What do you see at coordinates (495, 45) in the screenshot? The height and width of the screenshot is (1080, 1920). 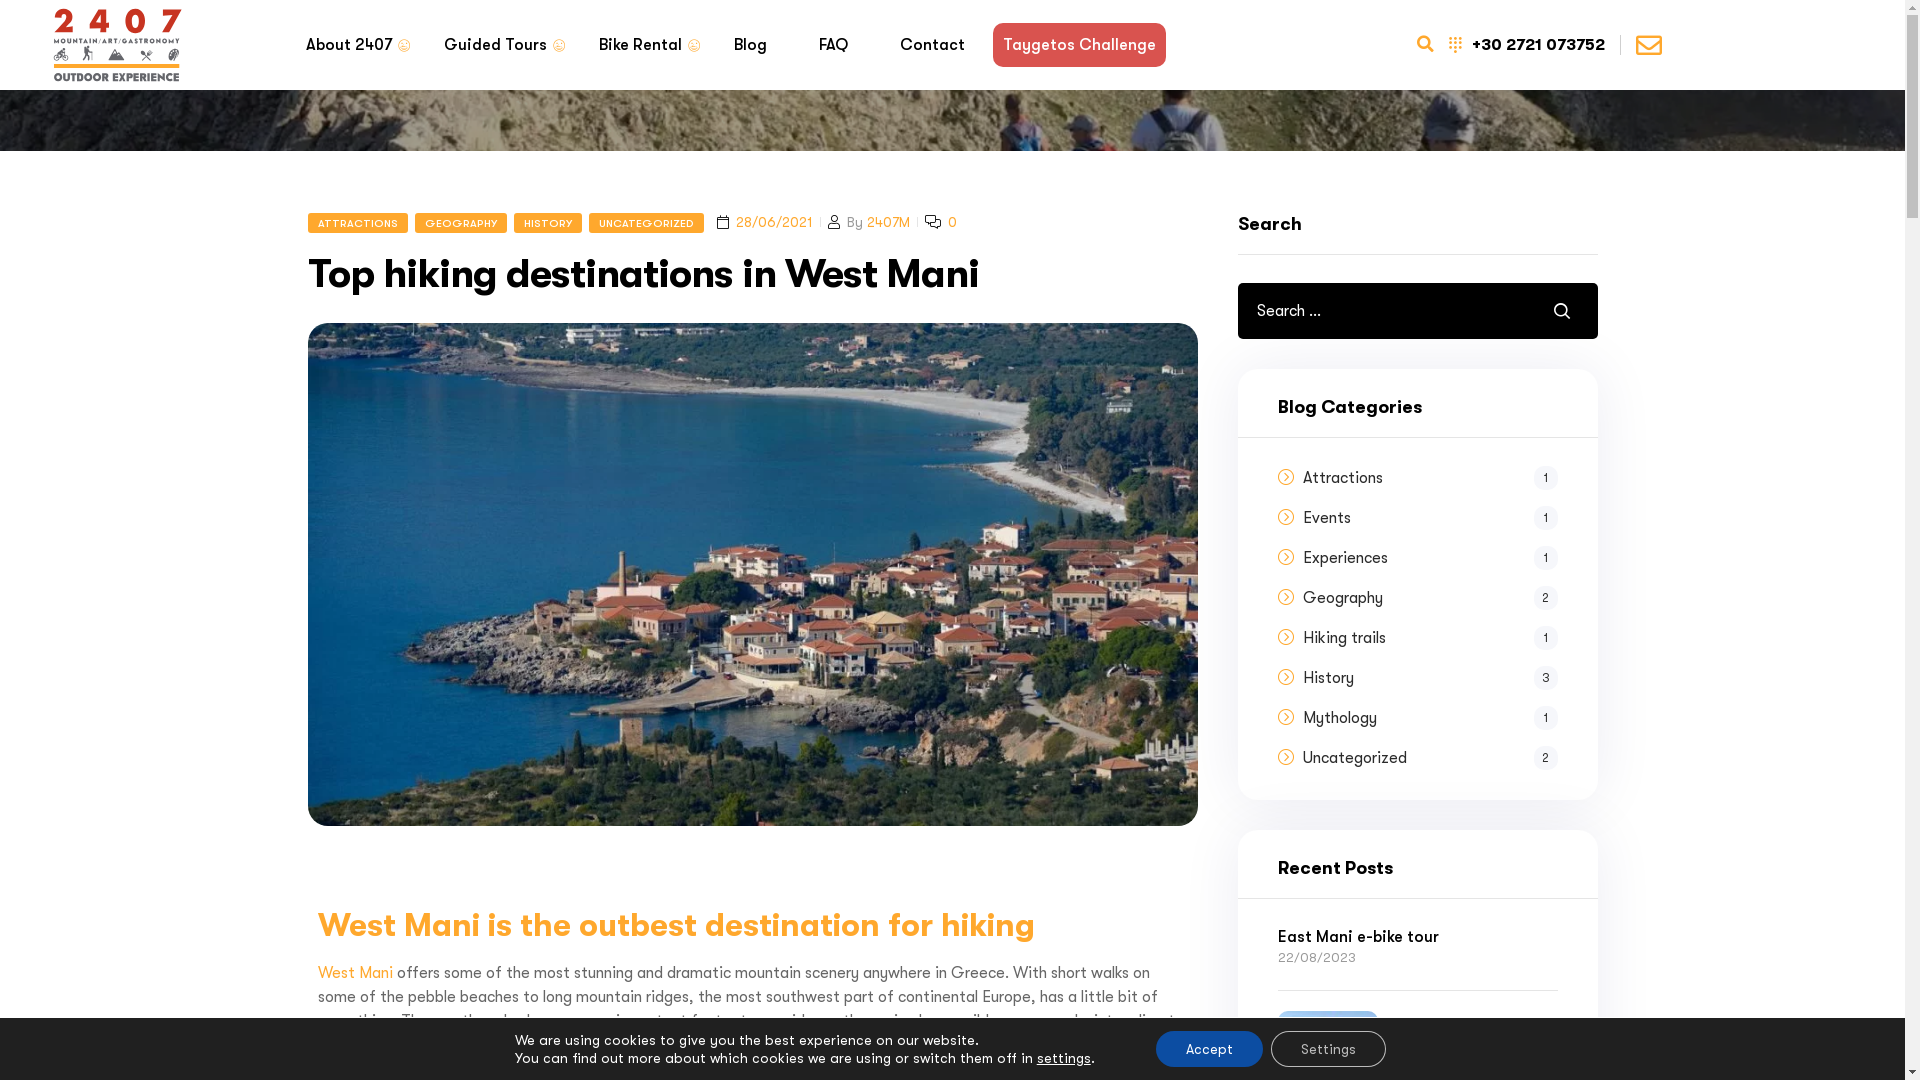 I see `'Guided Tours'` at bounding box center [495, 45].